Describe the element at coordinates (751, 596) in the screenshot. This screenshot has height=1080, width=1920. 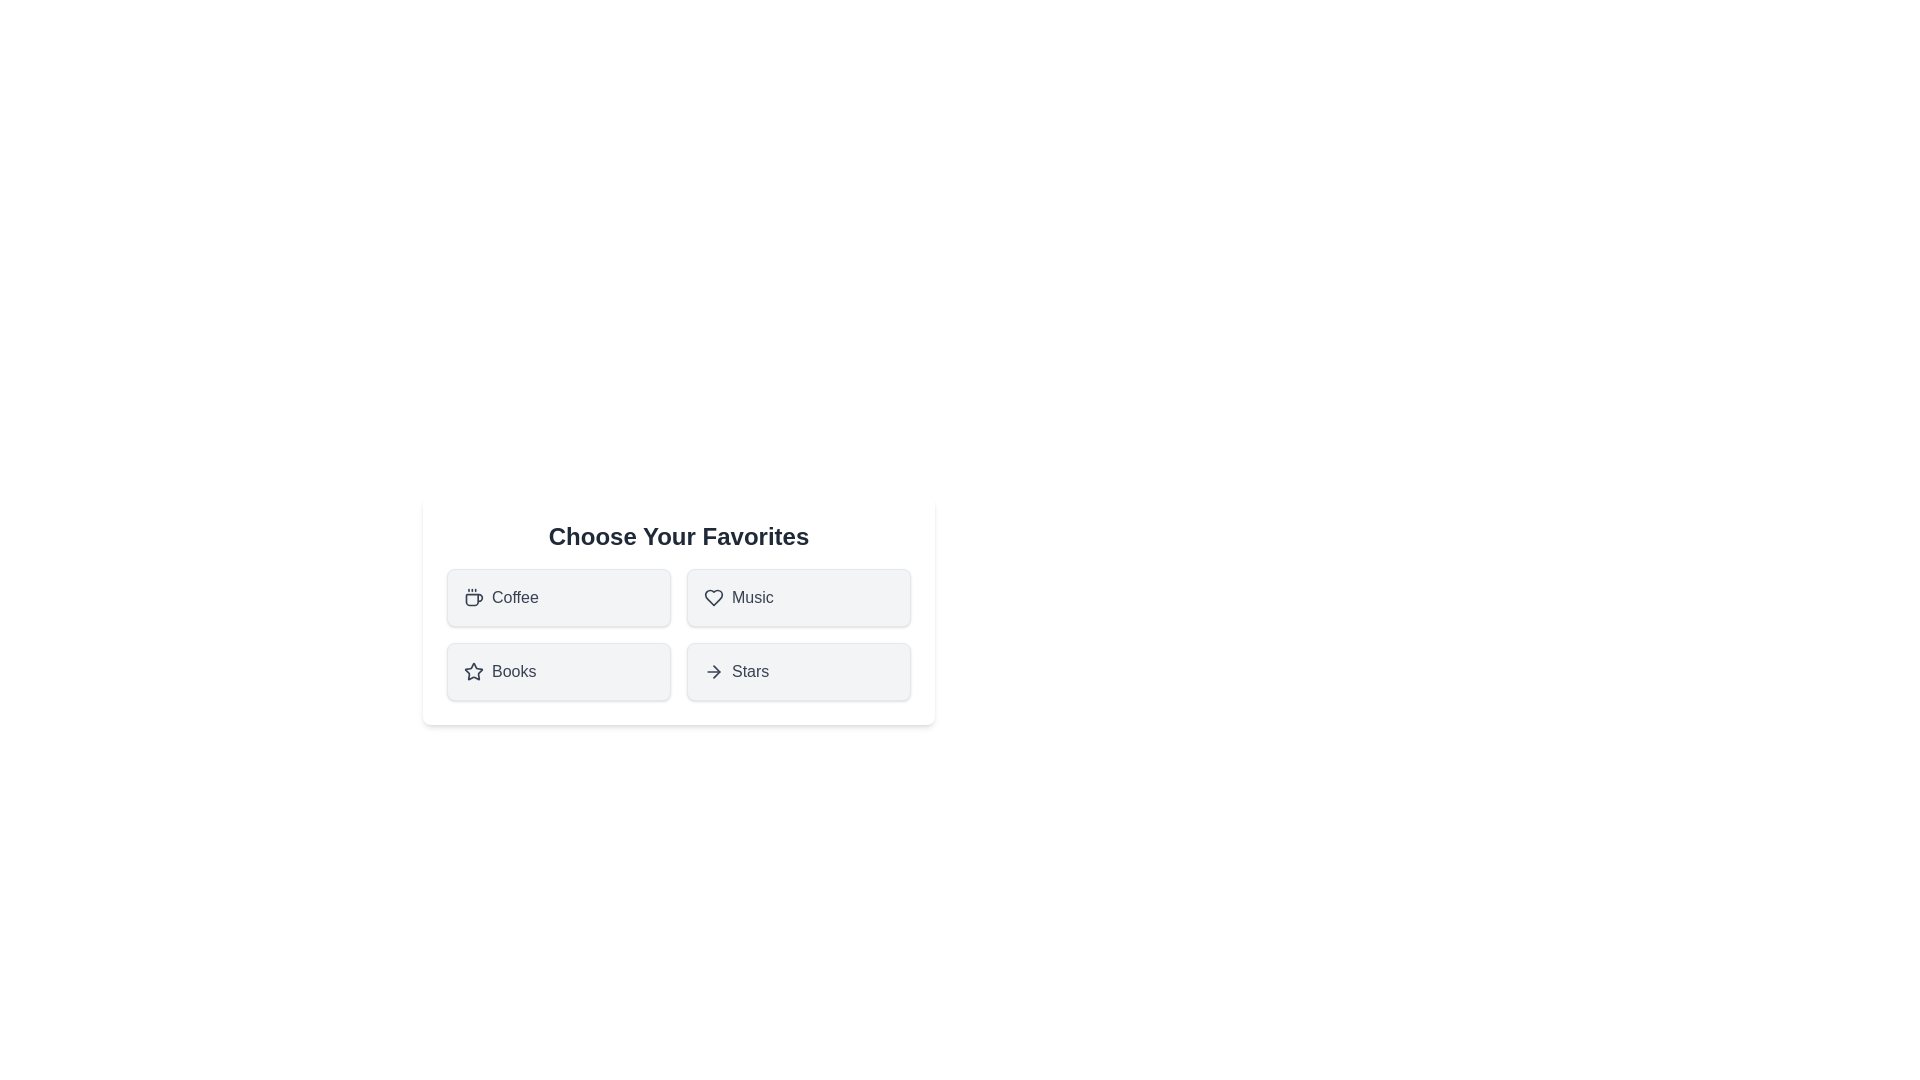
I see `the static text label reading 'Music', which is styled with dark gray text on a light gray background within a card-like component, located in the second option of the top row in a grid layout` at that location.